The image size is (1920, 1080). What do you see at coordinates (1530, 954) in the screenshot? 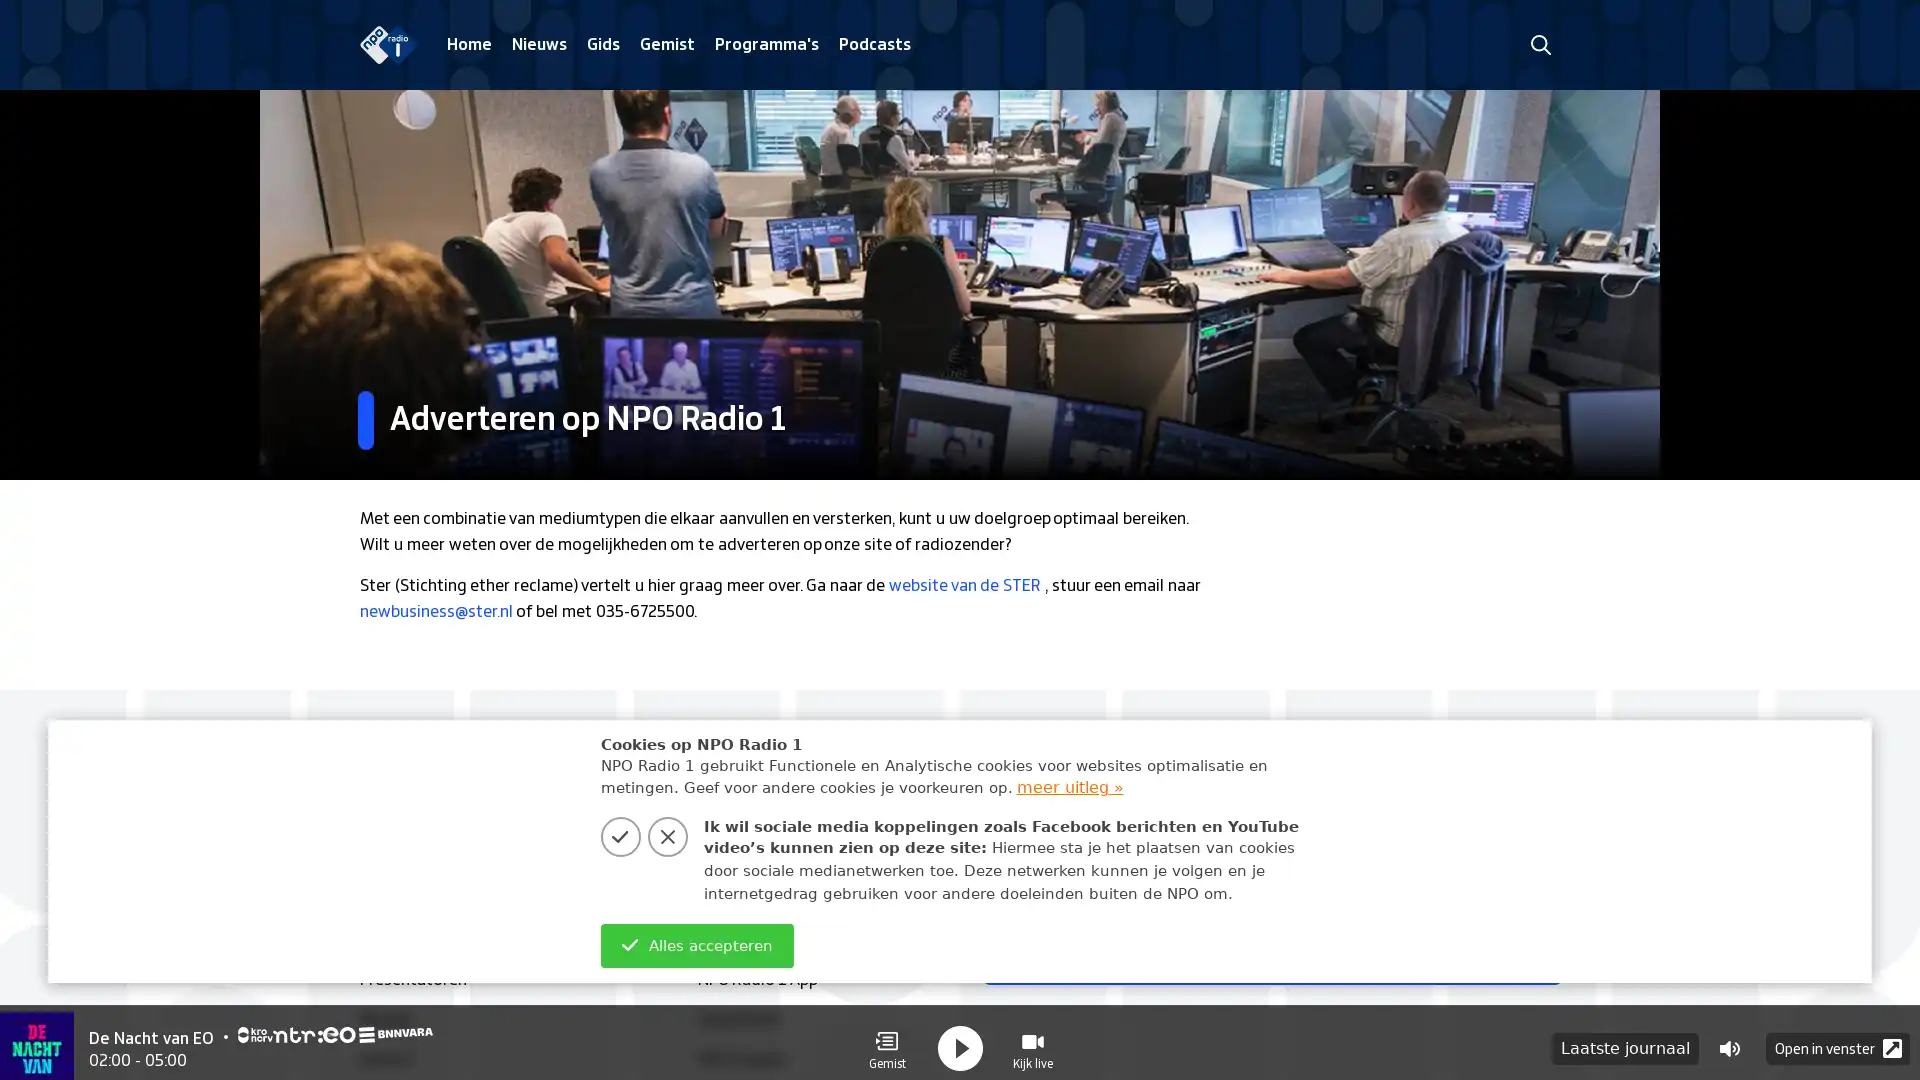
I see `AnchorChevron` at bounding box center [1530, 954].